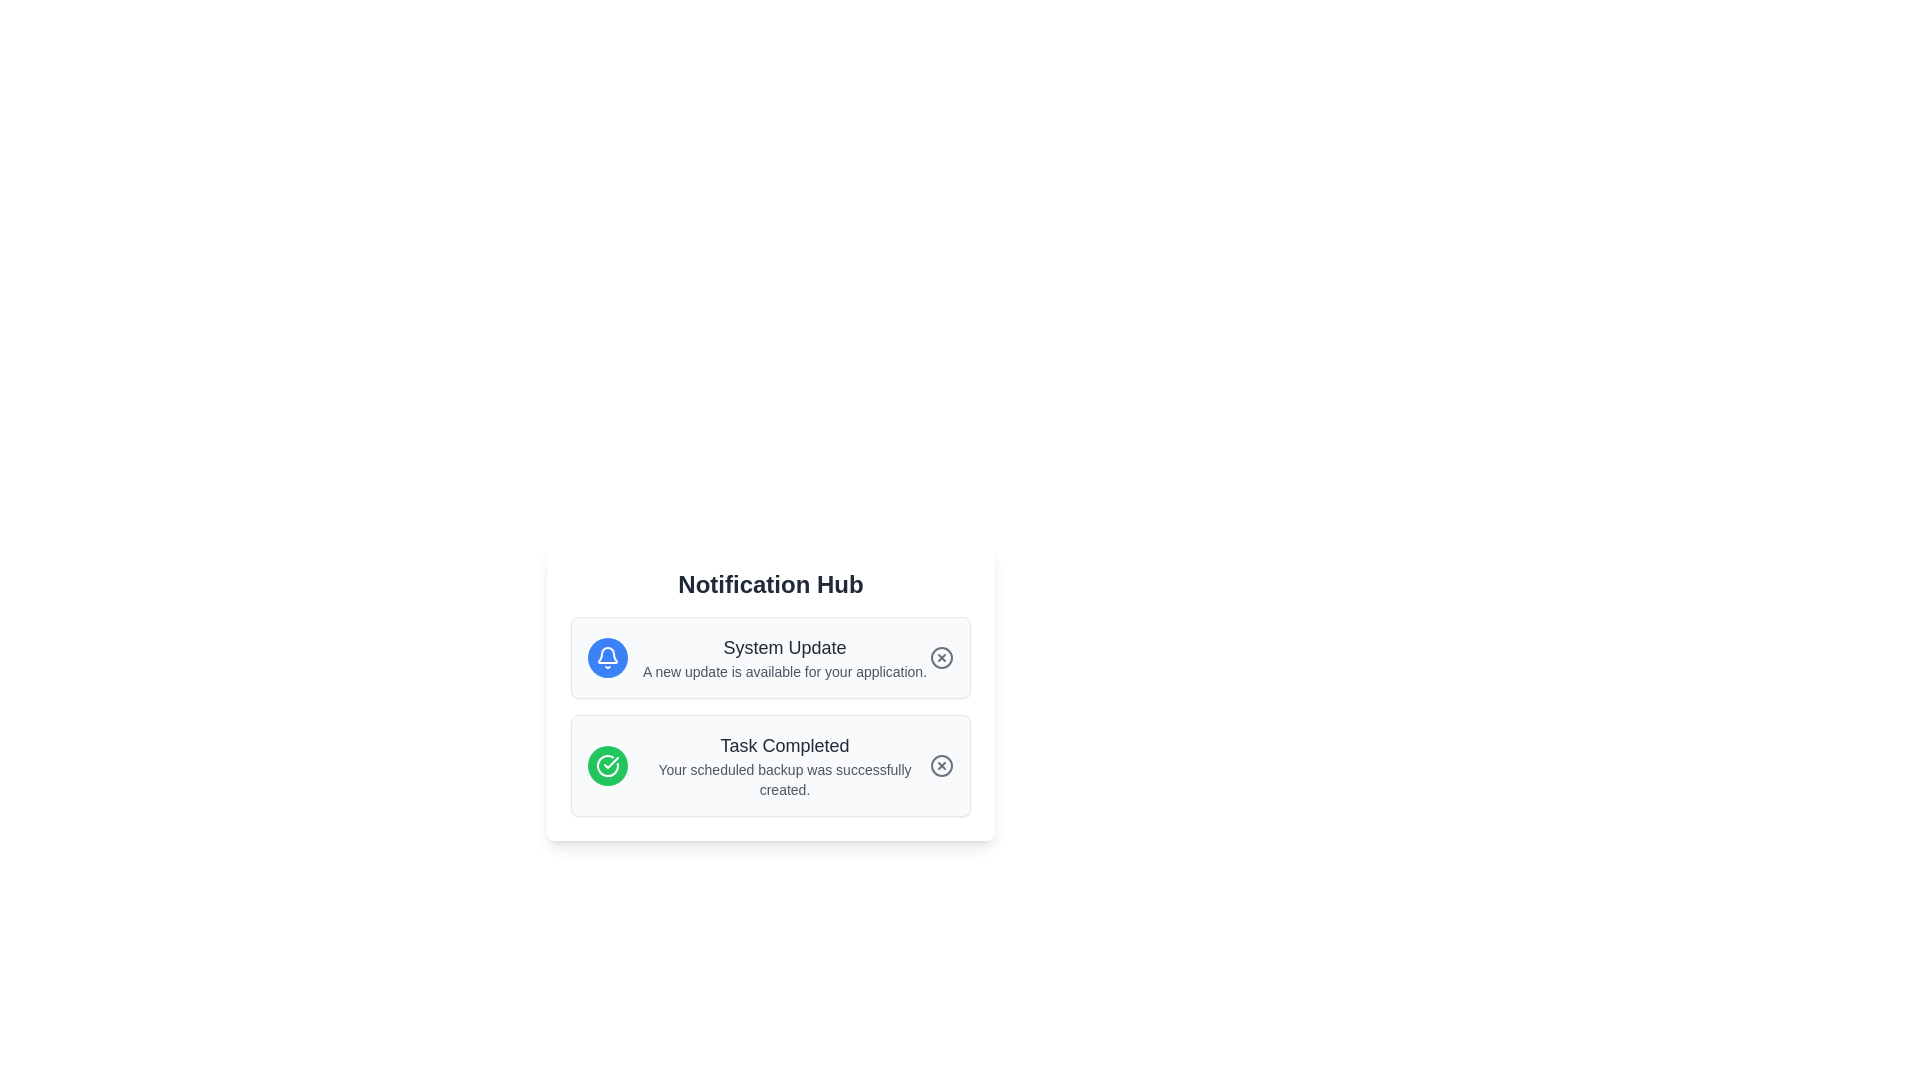  I want to click on Icon button located in the top notification card, which represents a notification related to a system update, so click(607, 658).